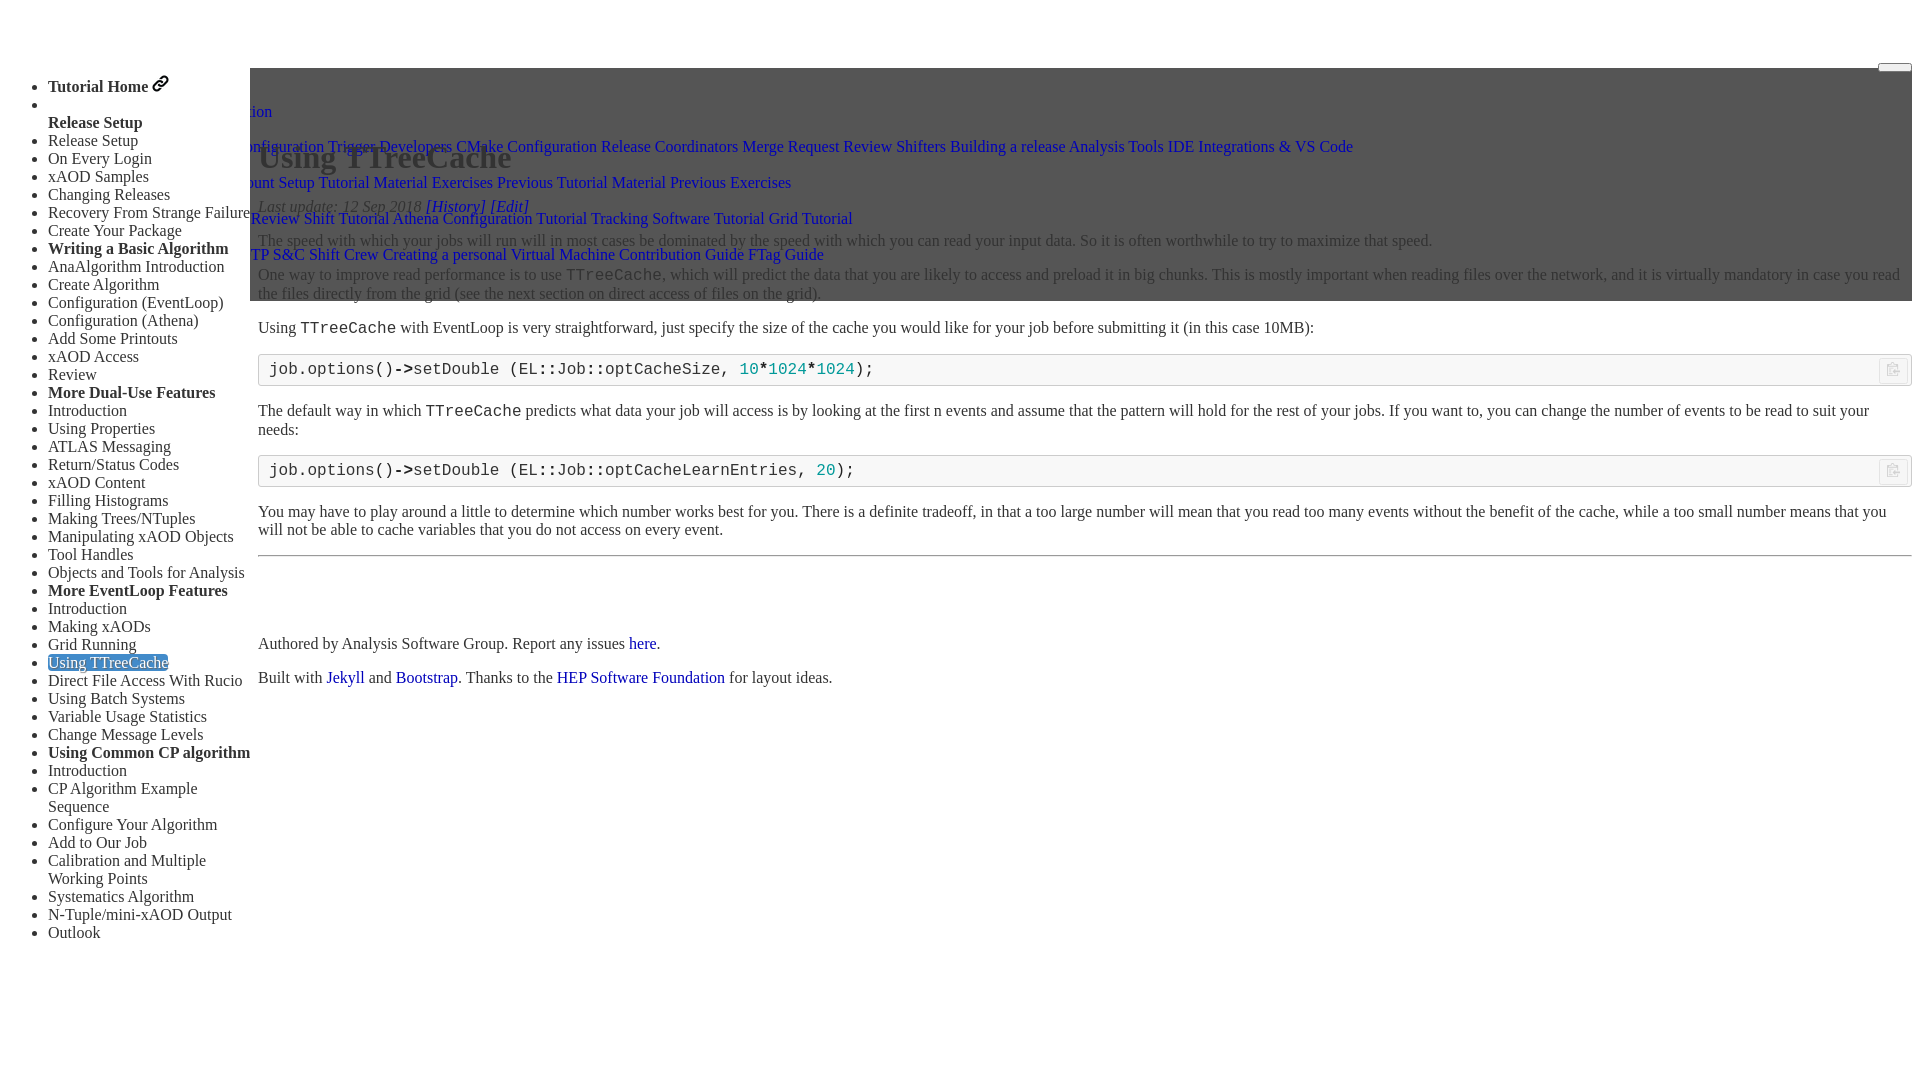  Describe the element at coordinates (389, 145) in the screenshot. I see `'Trigger Developers'` at that location.